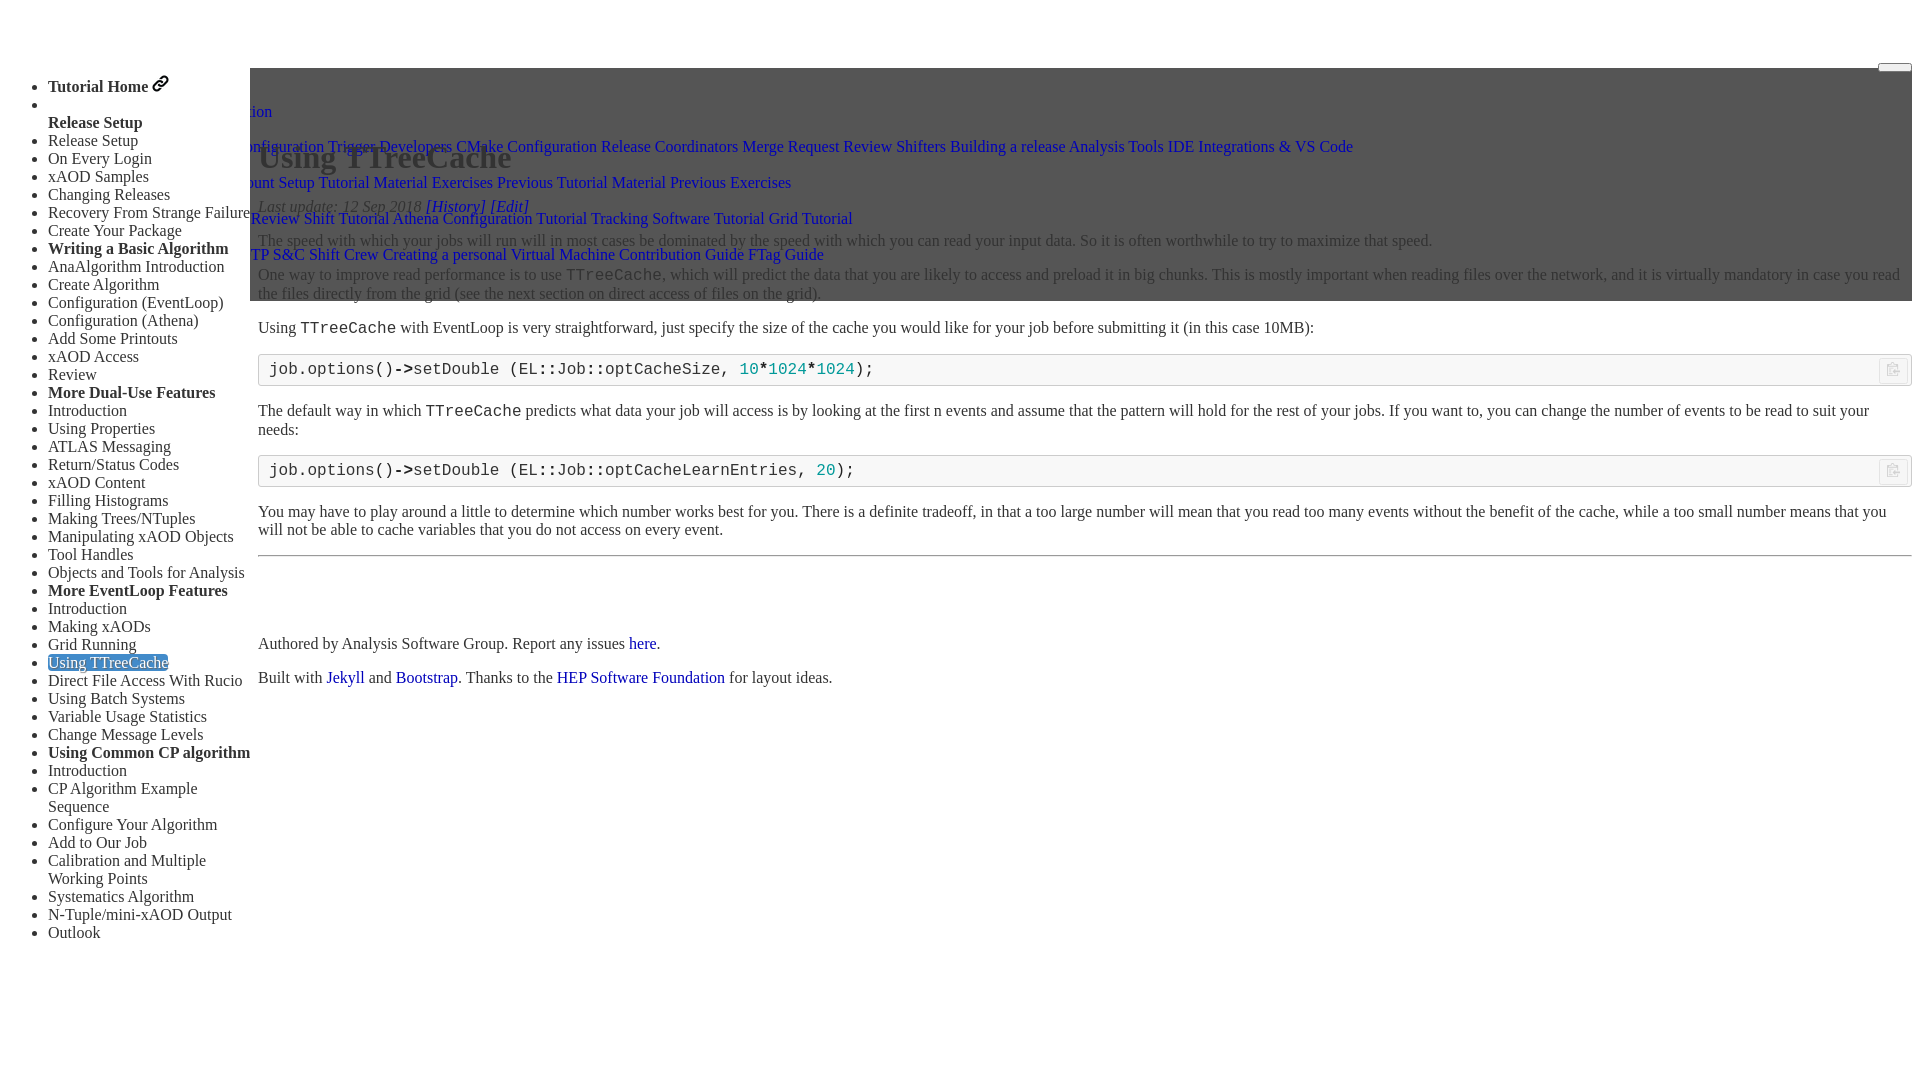  Describe the element at coordinates (389, 145) in the screenshot. I see `'Trigger Developers'` at that location.